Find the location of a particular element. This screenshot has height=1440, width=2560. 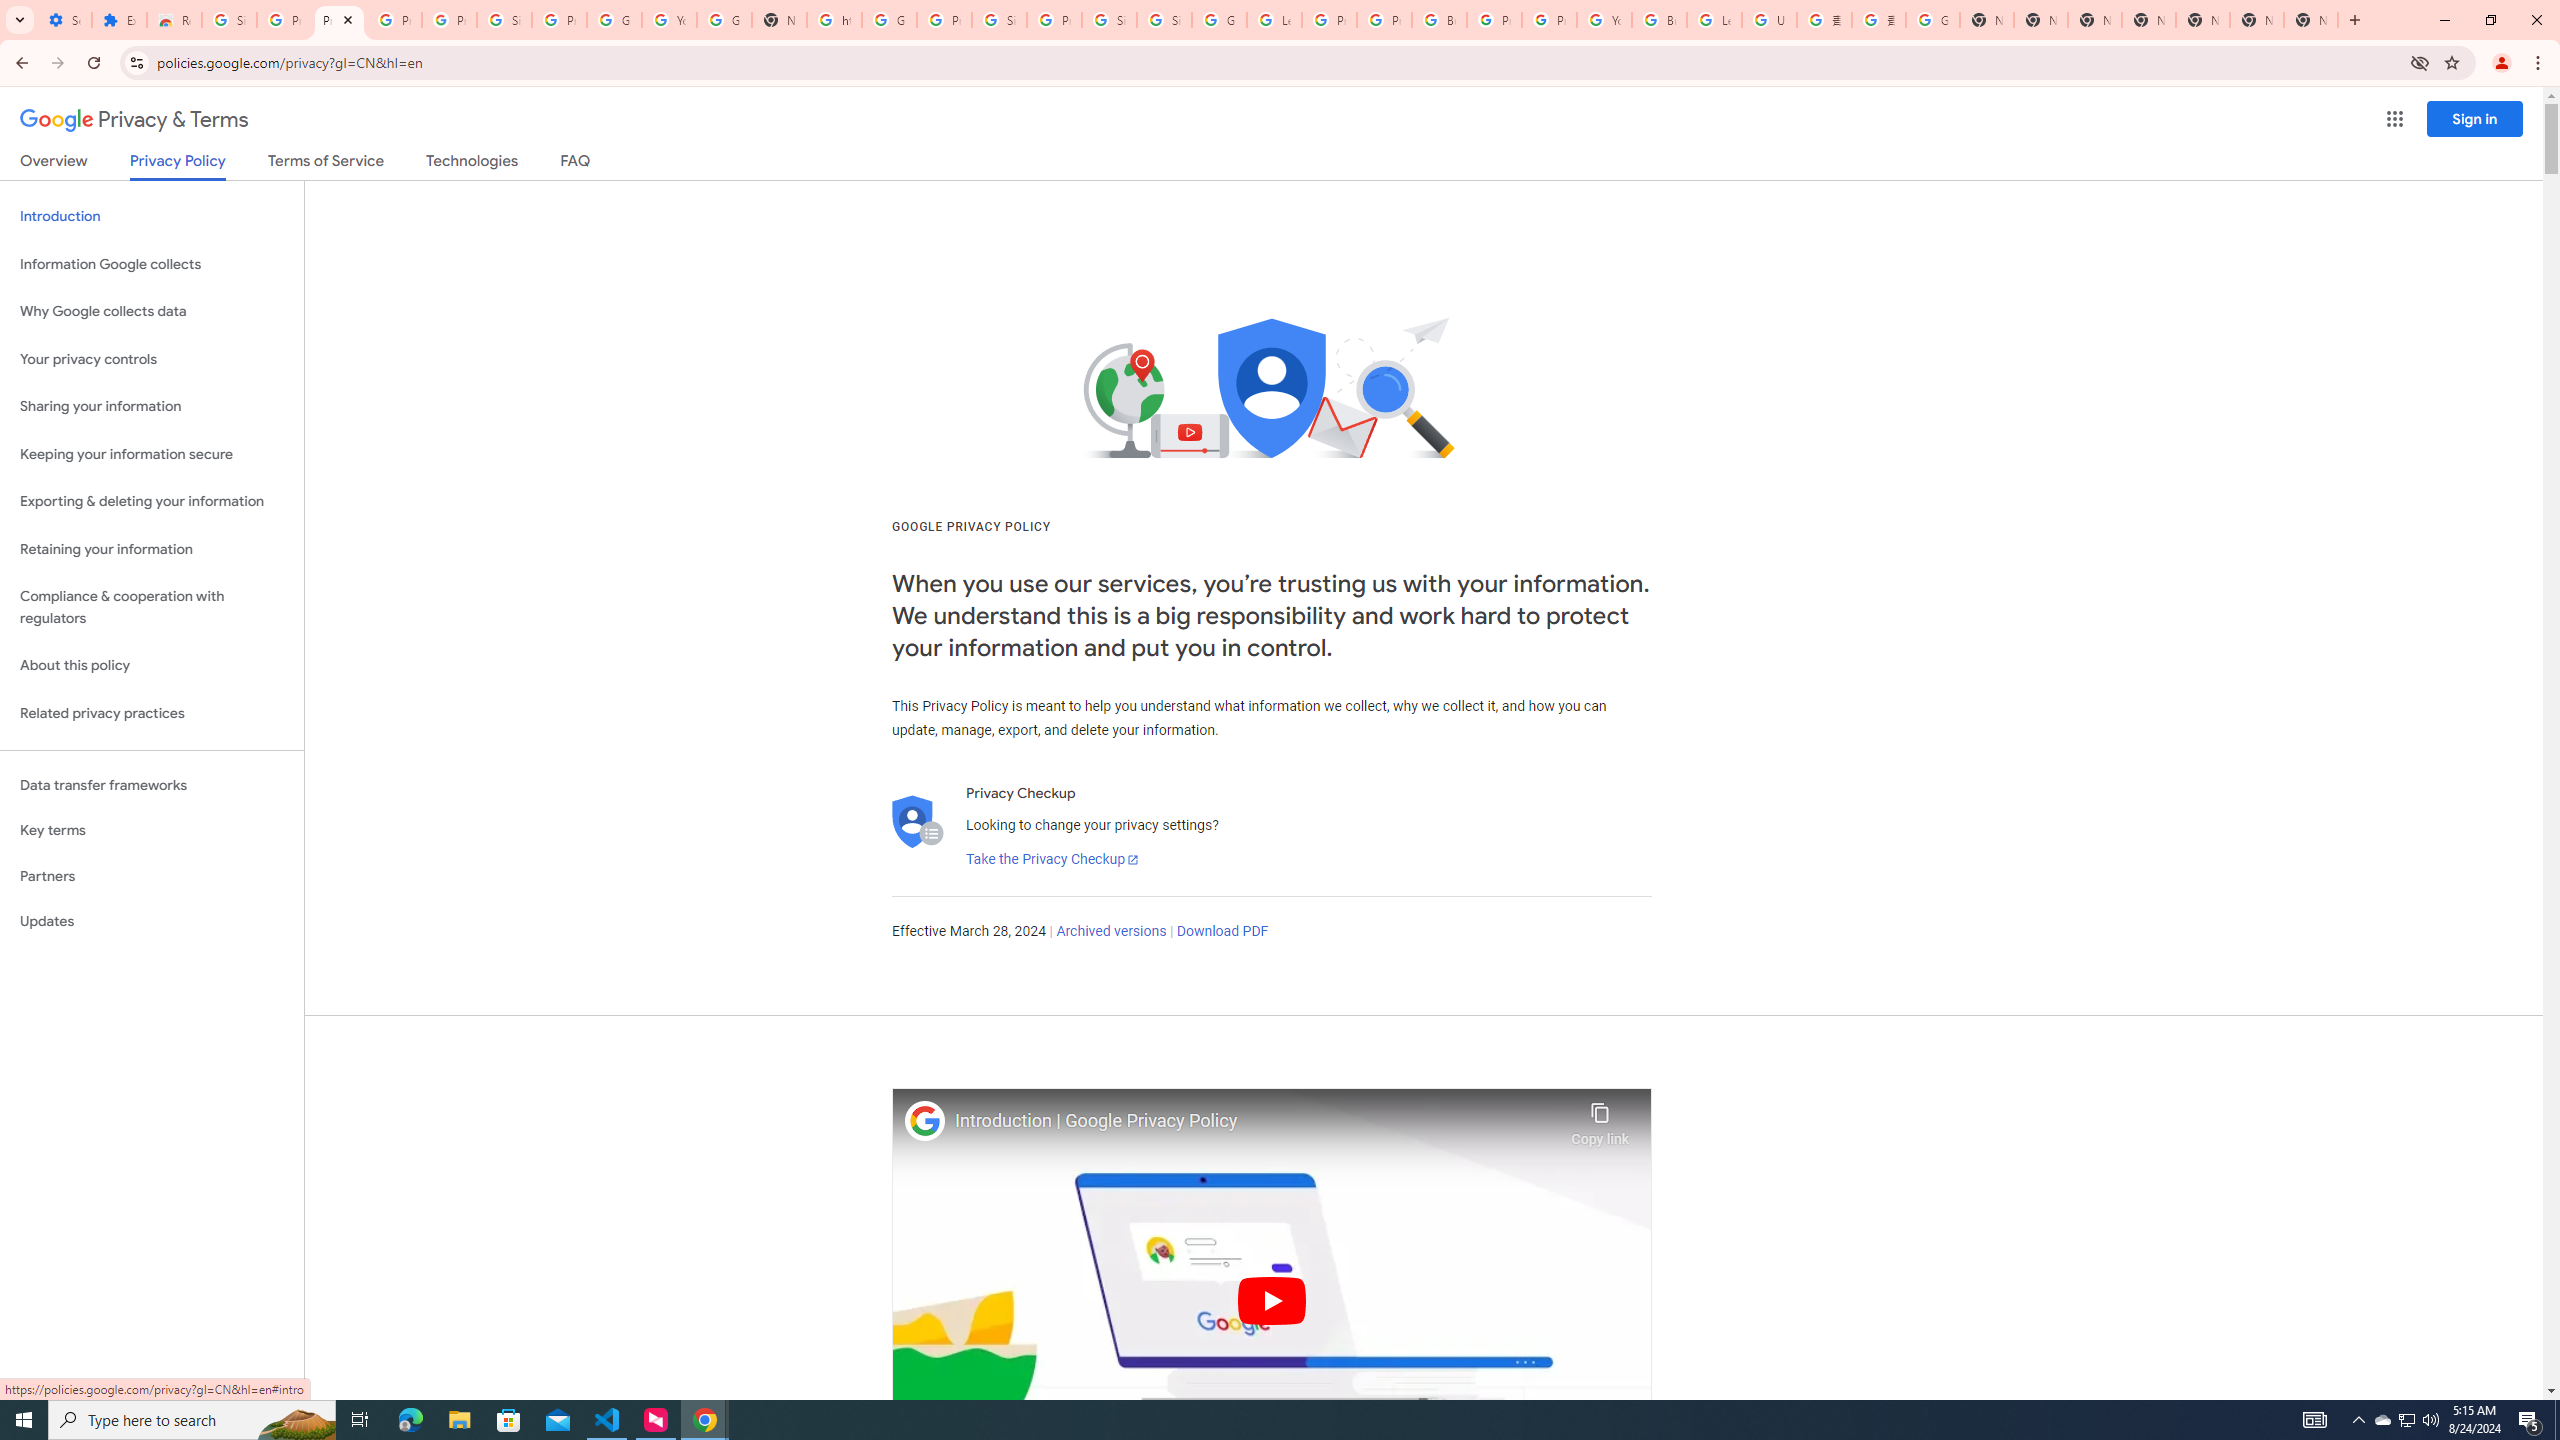

'Technologies' is located at coordinates (472, 164).